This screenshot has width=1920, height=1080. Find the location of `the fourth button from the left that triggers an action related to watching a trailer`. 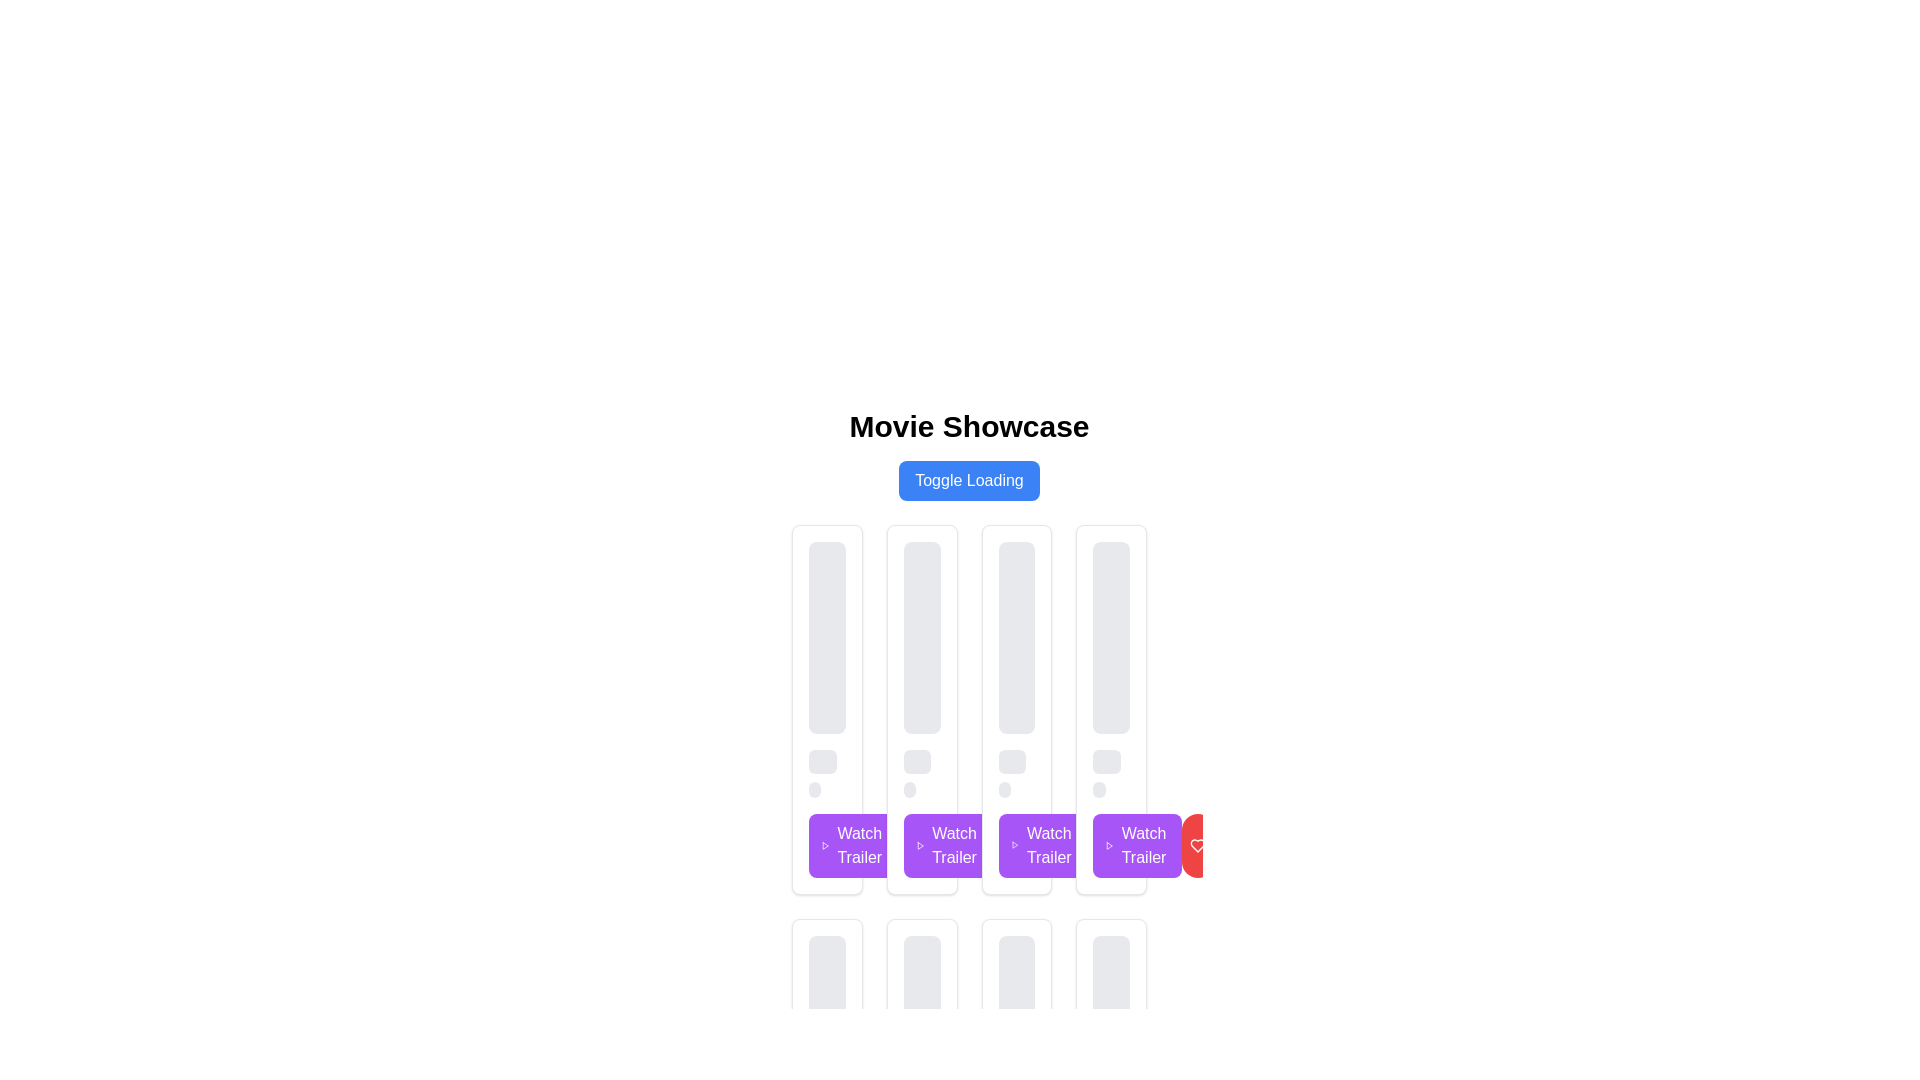

the fourth button from the left that triggers an action related to watching a trailer is located at coordinates (1123, 845).